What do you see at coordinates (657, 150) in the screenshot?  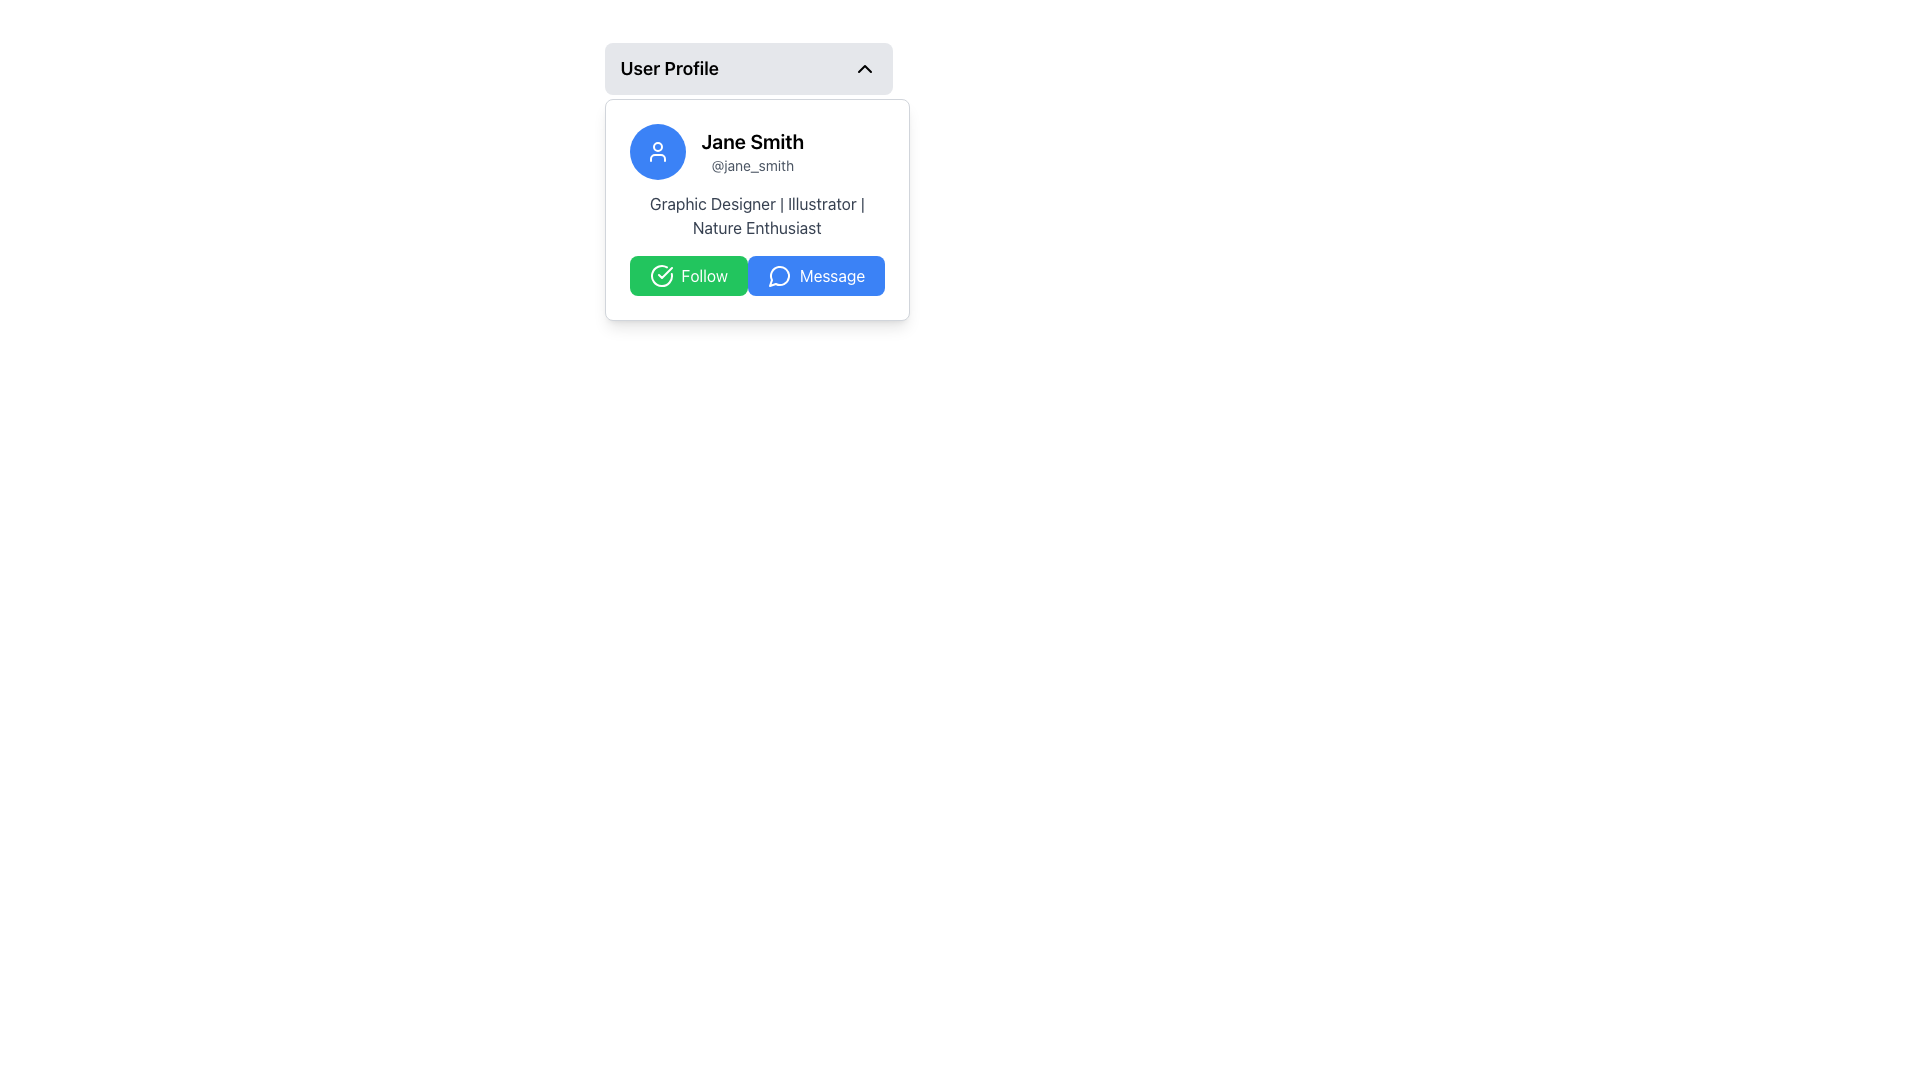 I see `the User Profile Icon, which is a circular blue button with a white user icon, located in the 'User Profile' section next to 'Jane Smith' and '@jane_smith'` at bounding box center [657, 150].